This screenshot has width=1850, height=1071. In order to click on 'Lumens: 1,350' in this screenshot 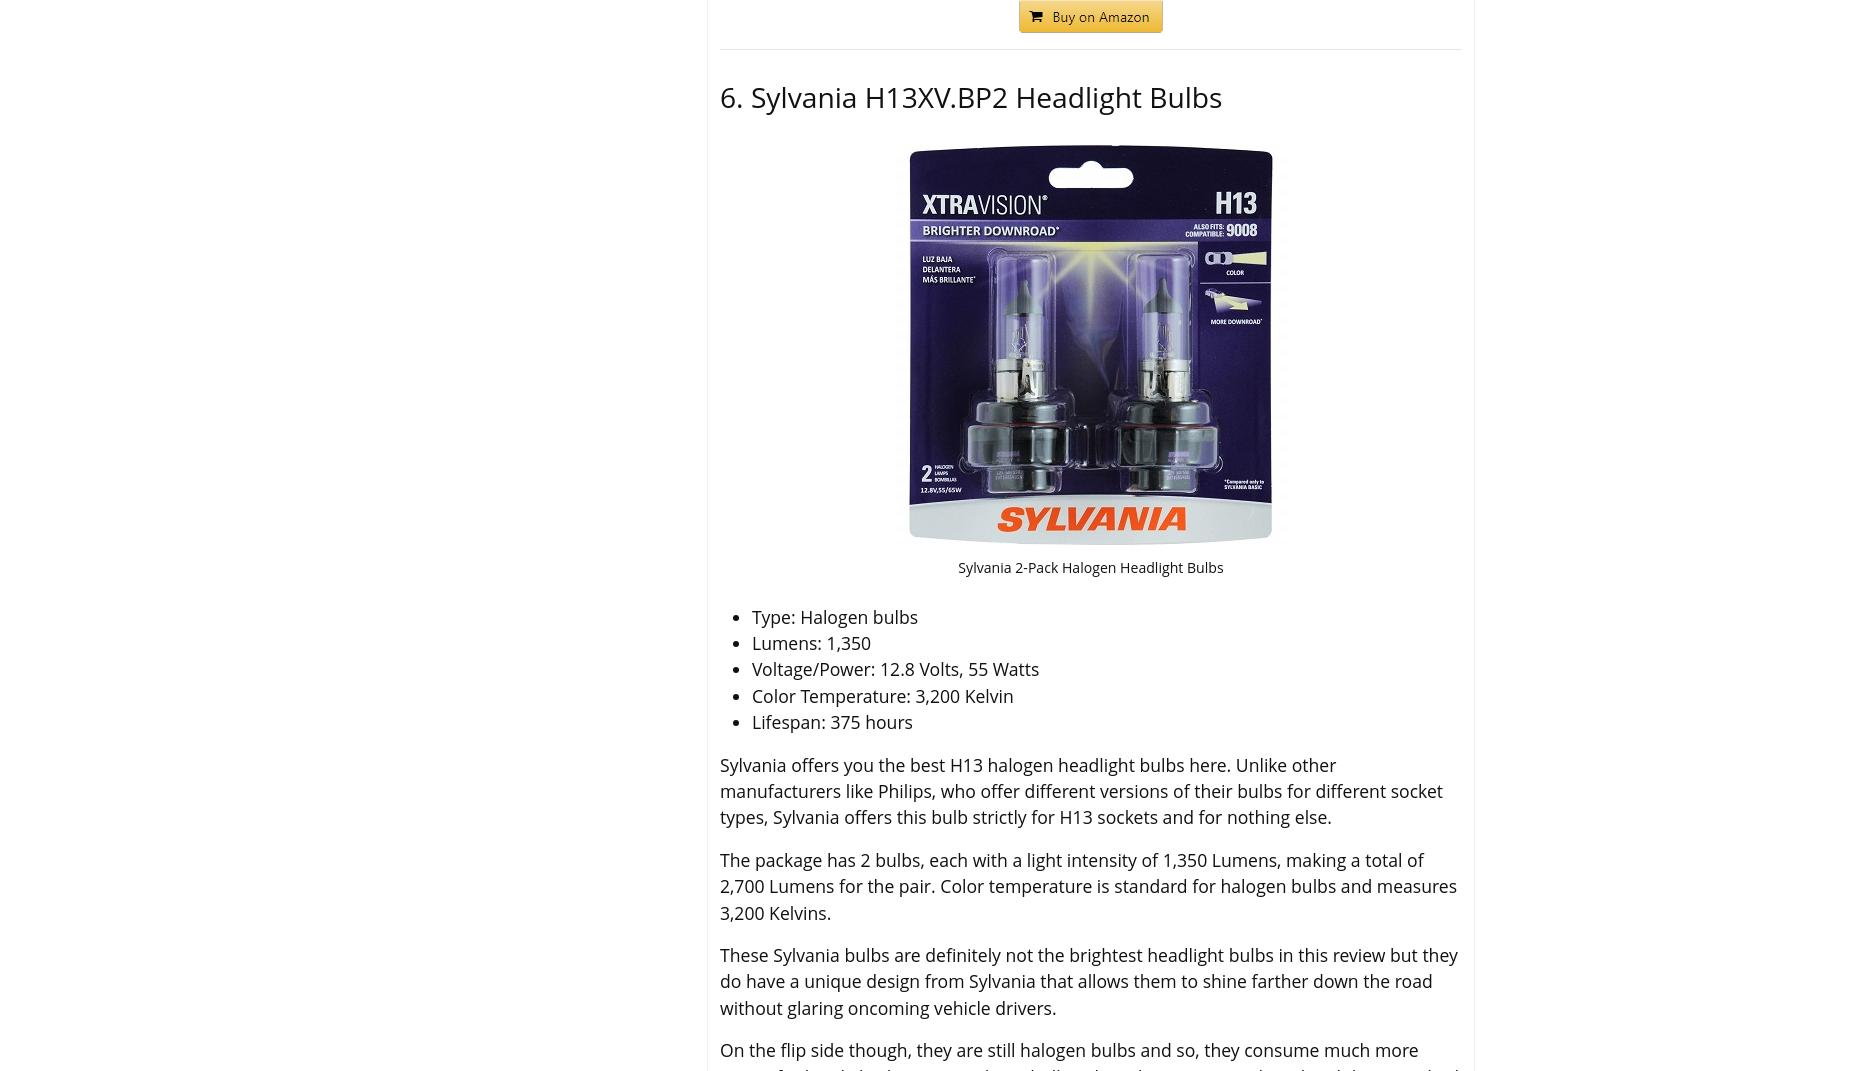, I will do `click(811, 642)`.